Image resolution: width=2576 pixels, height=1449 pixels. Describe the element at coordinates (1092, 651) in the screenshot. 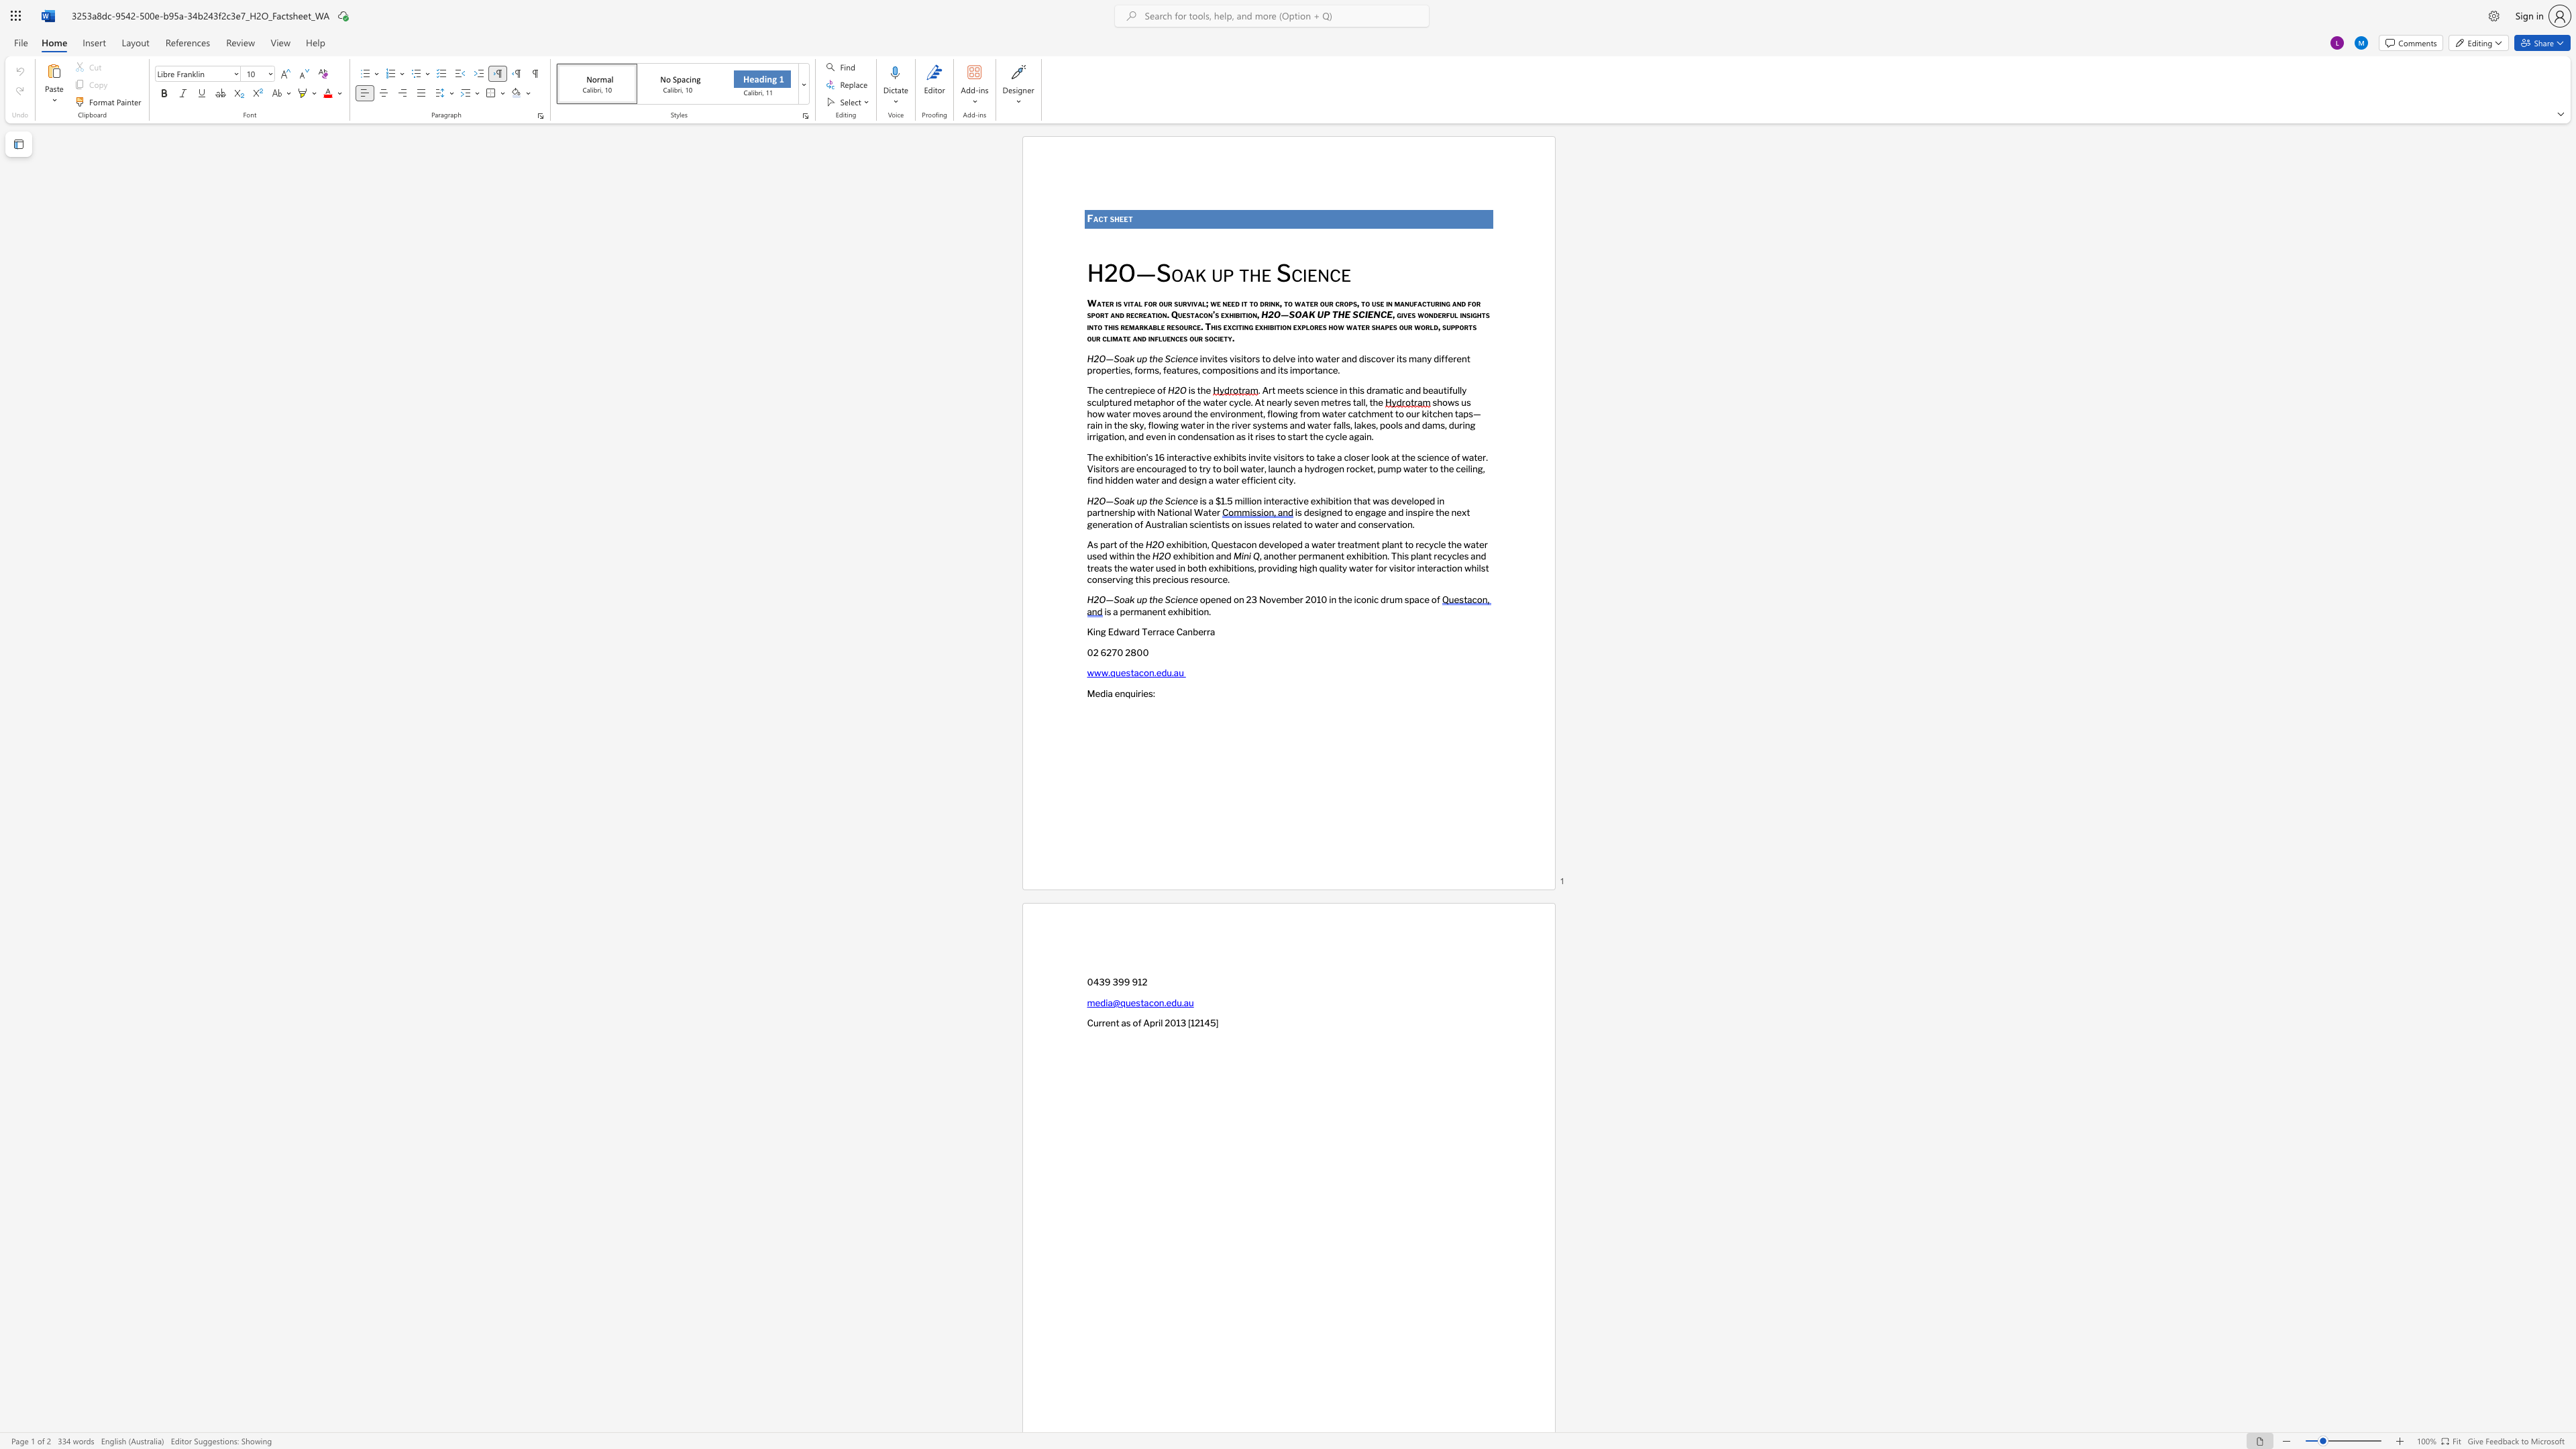

I see `the space between the continuous character "0" and "2" in the text` at that location.